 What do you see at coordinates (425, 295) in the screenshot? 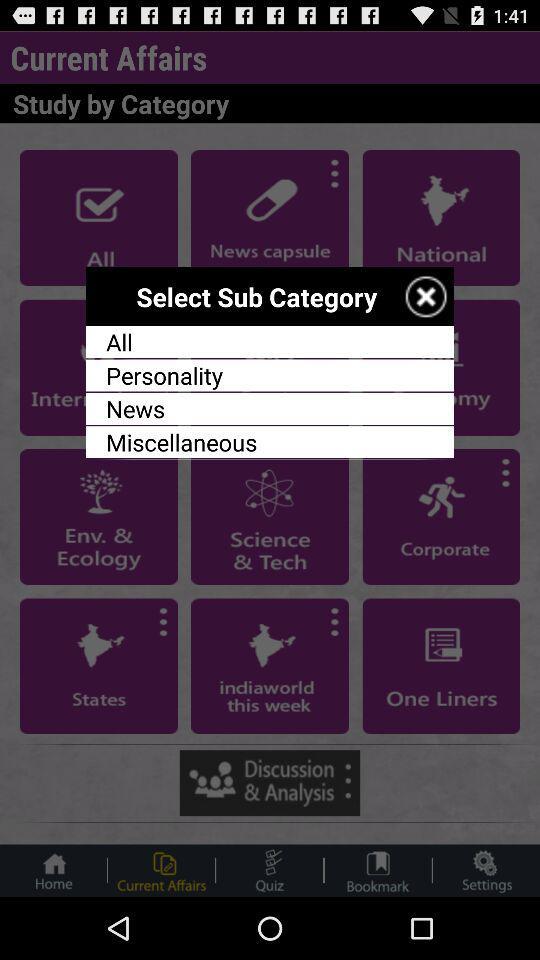
I see `item above the all app` at bounding box center [425, 295].